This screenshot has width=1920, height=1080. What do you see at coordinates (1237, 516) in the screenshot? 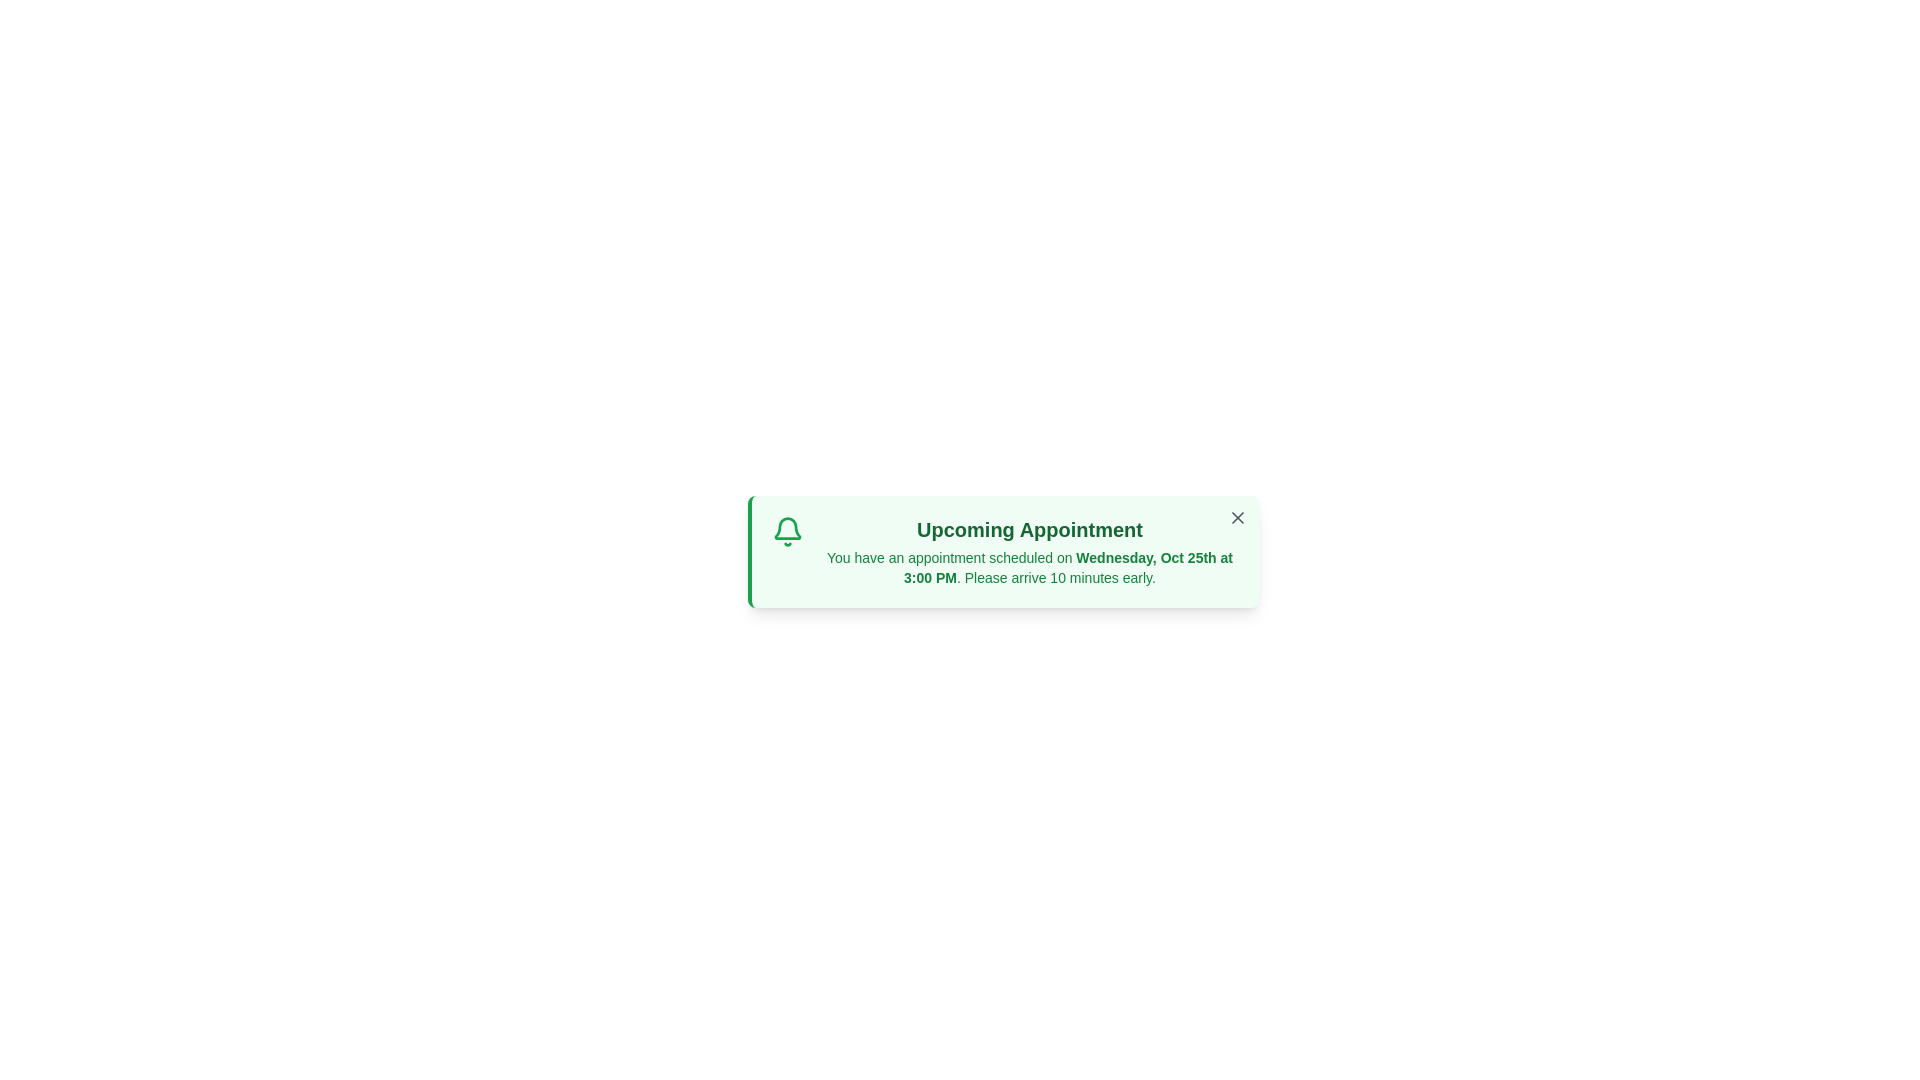
I see `the close button located at the top right corner of the notification box with a light green background` at bounding box center [1237, 516].